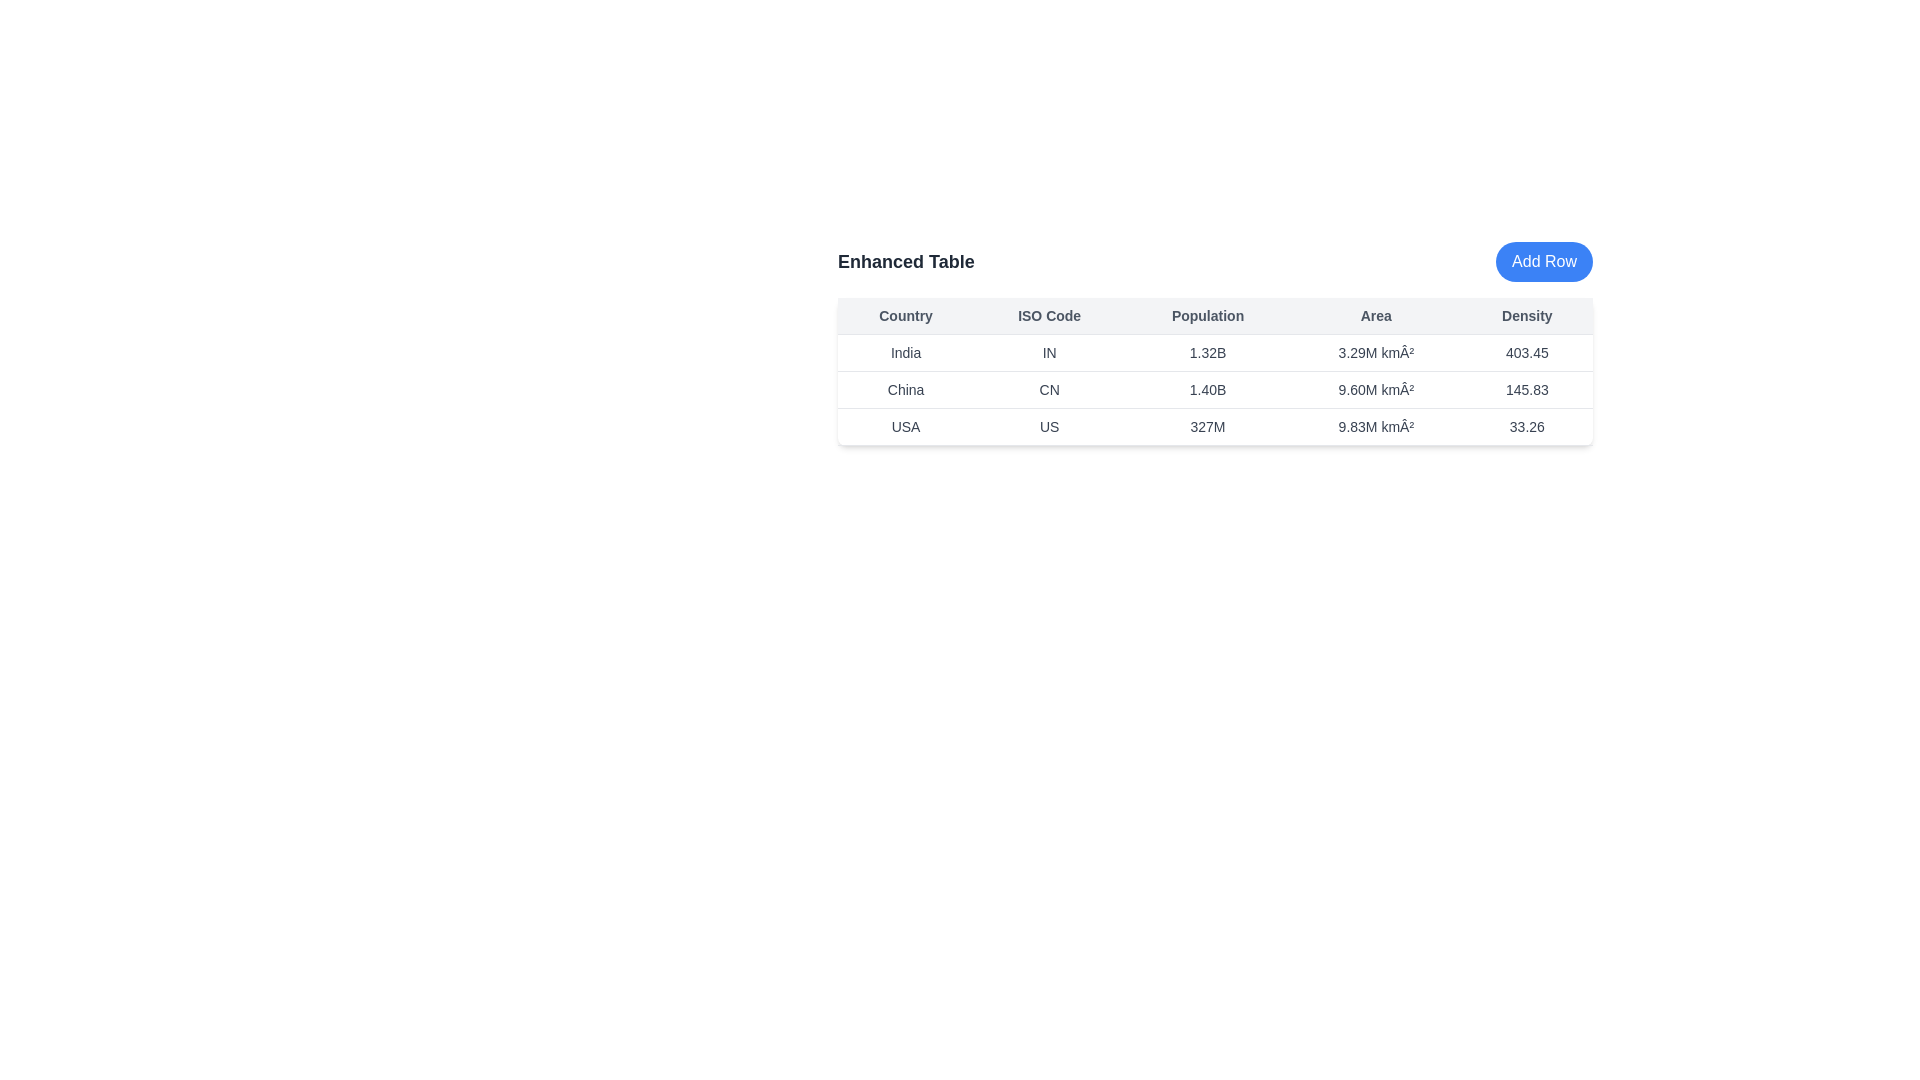 This screenshot has height=1080, width=1920. Describe the element at coordinates (1048, 389) in the screenshot. I see `the text label 'CN' which is styled with a smaller font size and gray color, located in the 'ISO Code' column of the 'China' row` at that location.